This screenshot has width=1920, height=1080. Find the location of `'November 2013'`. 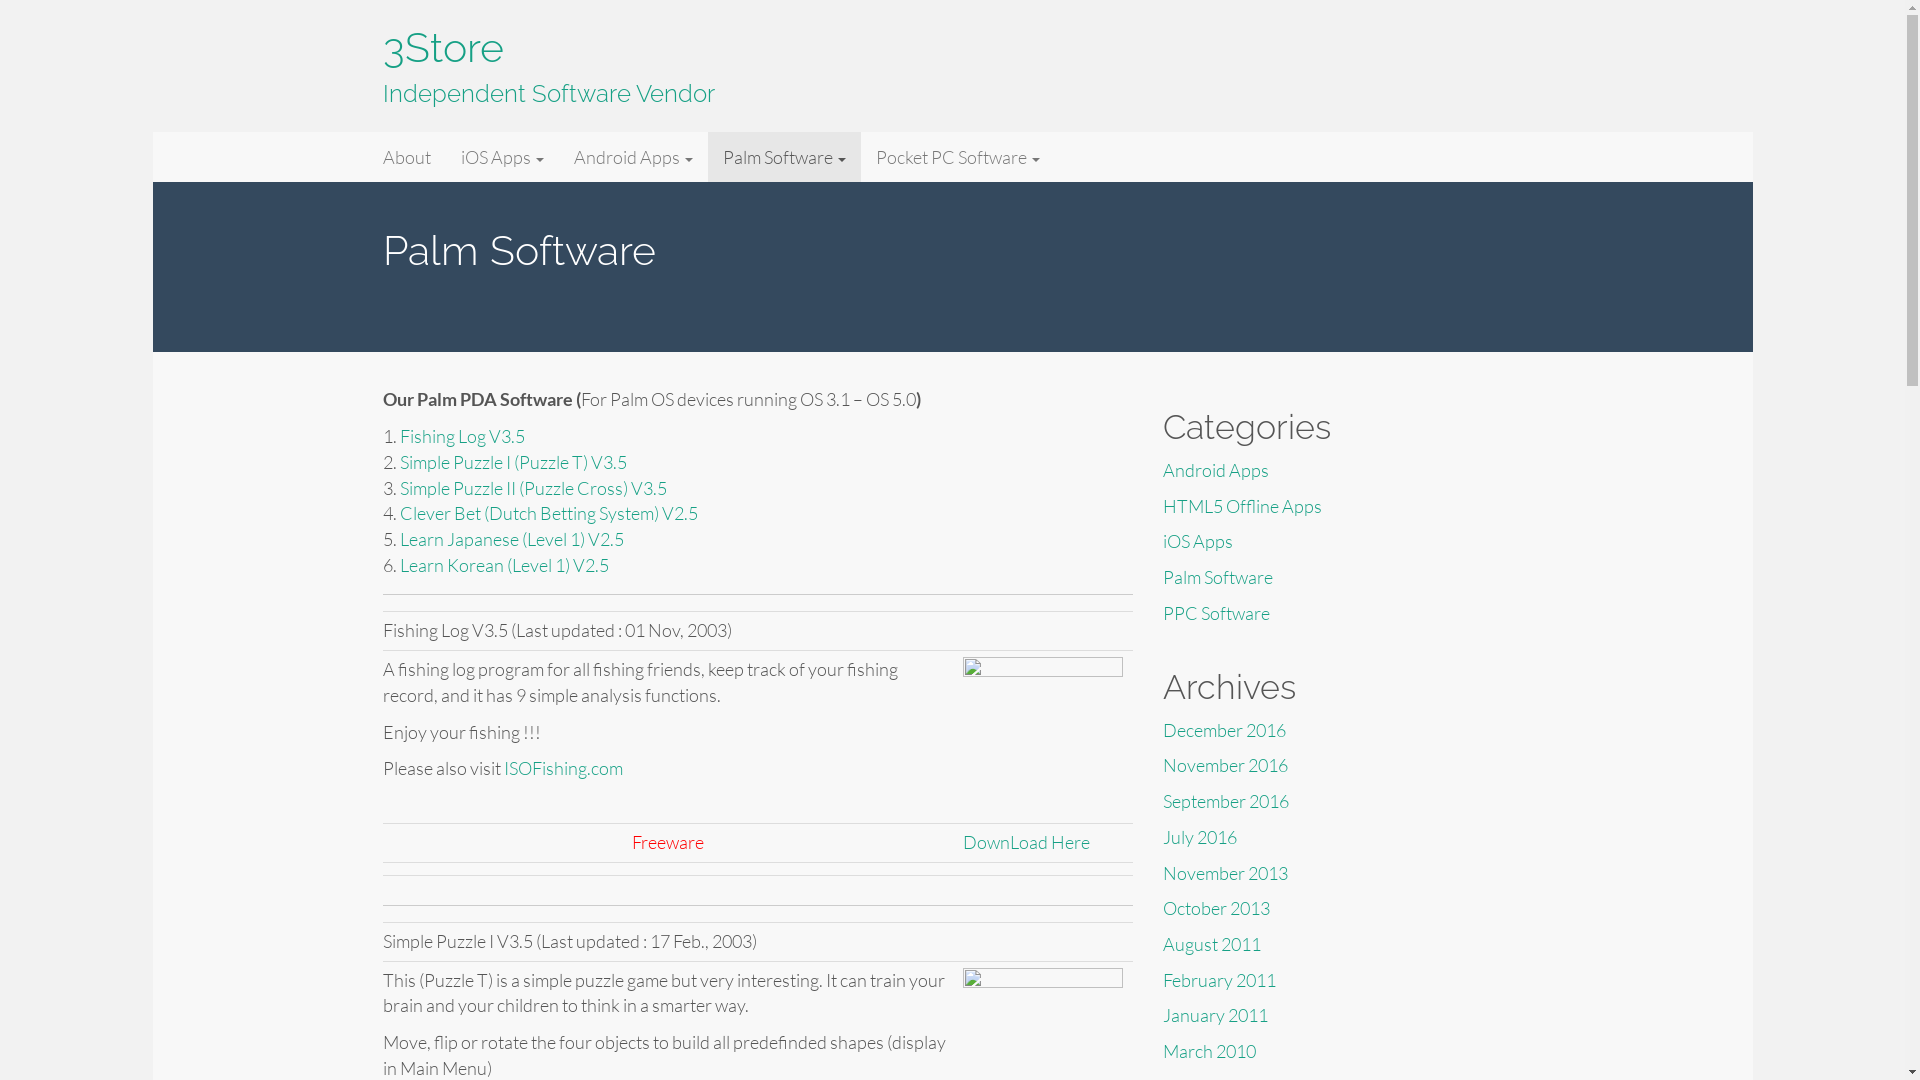

'November 2013' is located at coordinates (1223, 871).